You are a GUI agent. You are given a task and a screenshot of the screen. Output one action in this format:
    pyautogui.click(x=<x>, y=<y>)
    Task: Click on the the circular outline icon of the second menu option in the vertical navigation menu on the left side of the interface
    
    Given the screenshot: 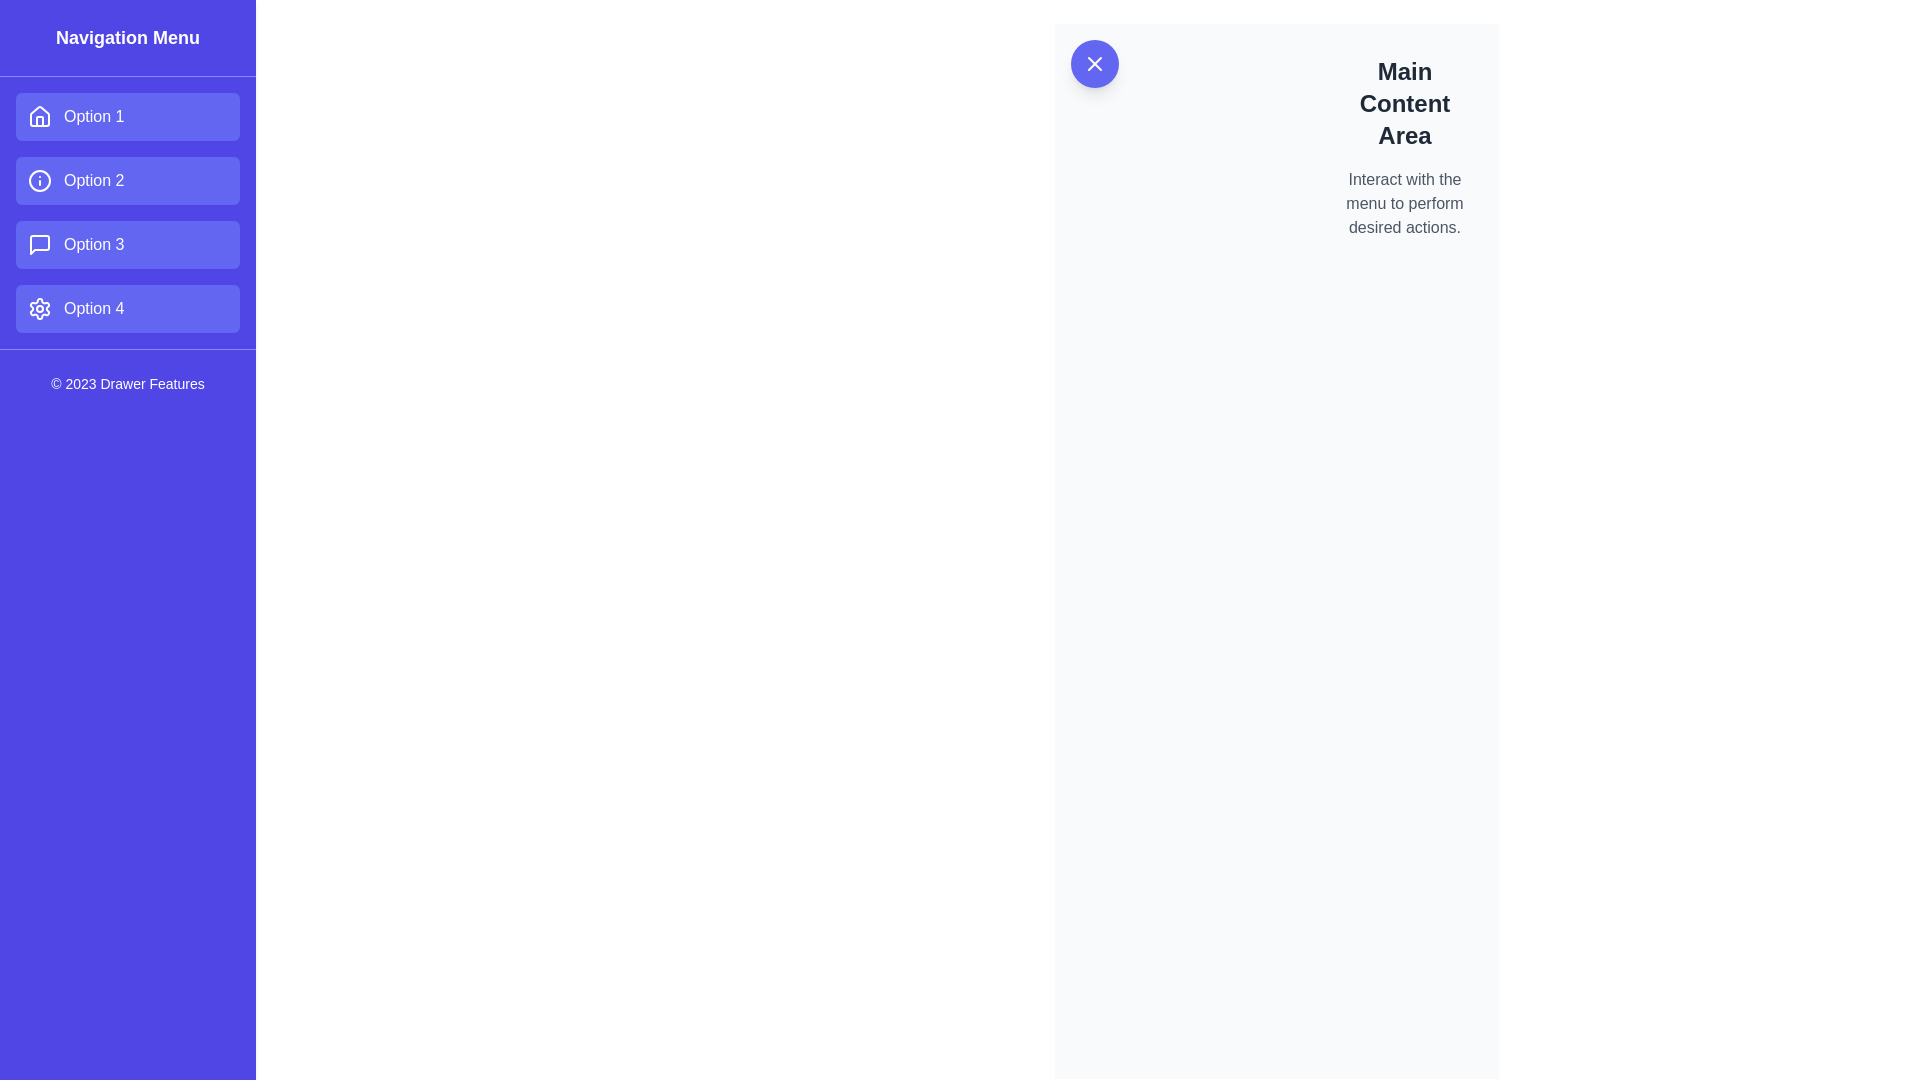 What is the action you would take?
    pyautogui.click(x=39, y=181)
    